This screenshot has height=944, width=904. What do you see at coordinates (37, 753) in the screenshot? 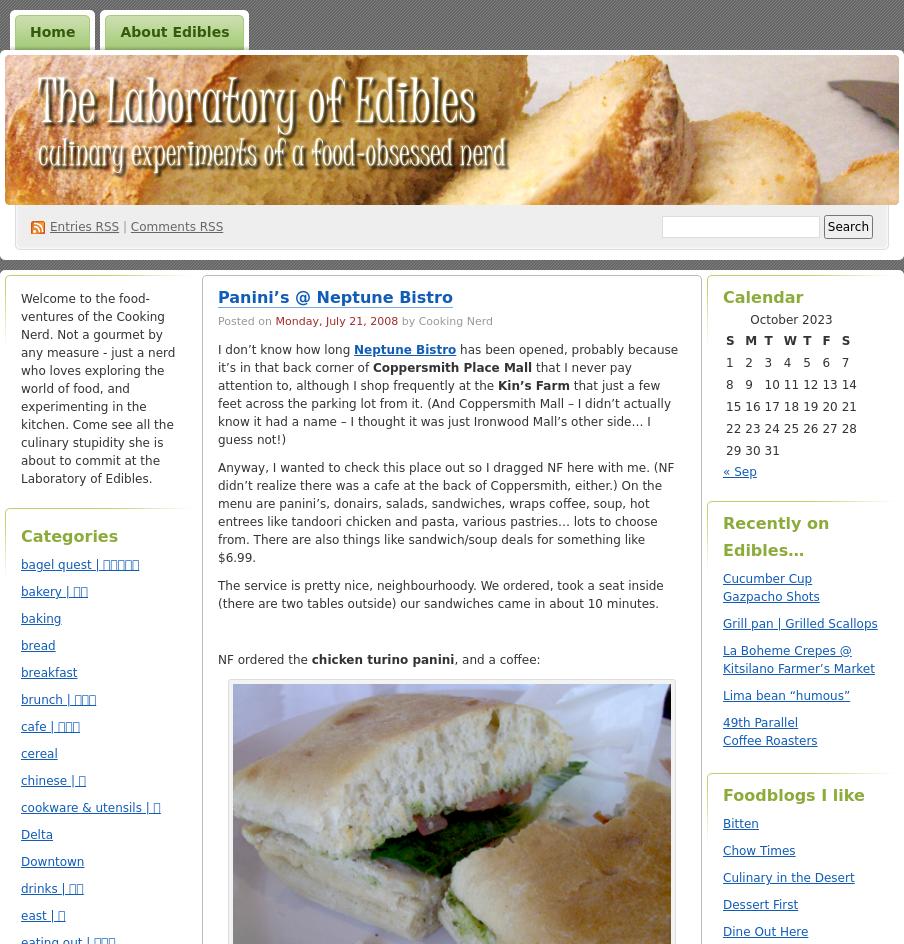
I see `'cereal'` at bounding box center [37, 753].